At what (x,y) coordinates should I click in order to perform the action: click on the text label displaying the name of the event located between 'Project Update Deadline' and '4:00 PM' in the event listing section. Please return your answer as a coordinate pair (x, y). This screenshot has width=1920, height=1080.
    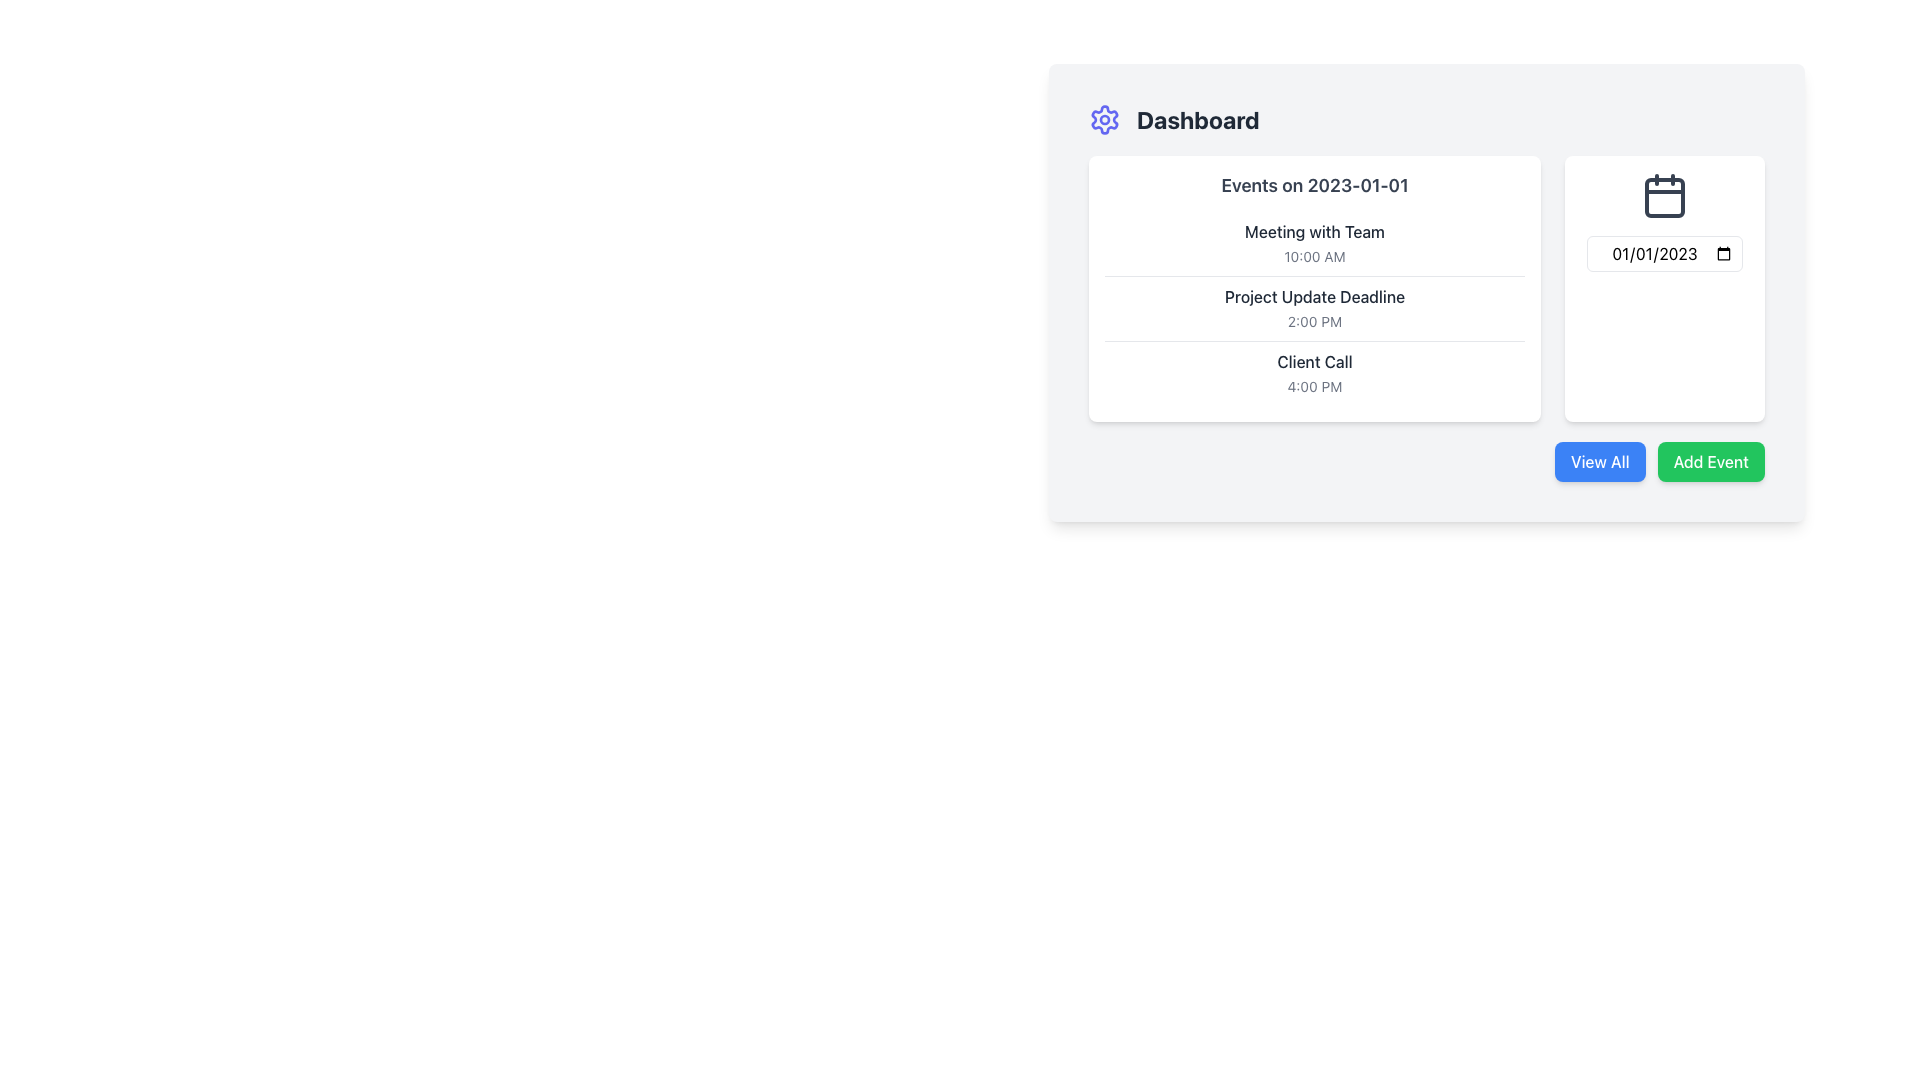
    Looking at the image, I should click on (1315, 362).